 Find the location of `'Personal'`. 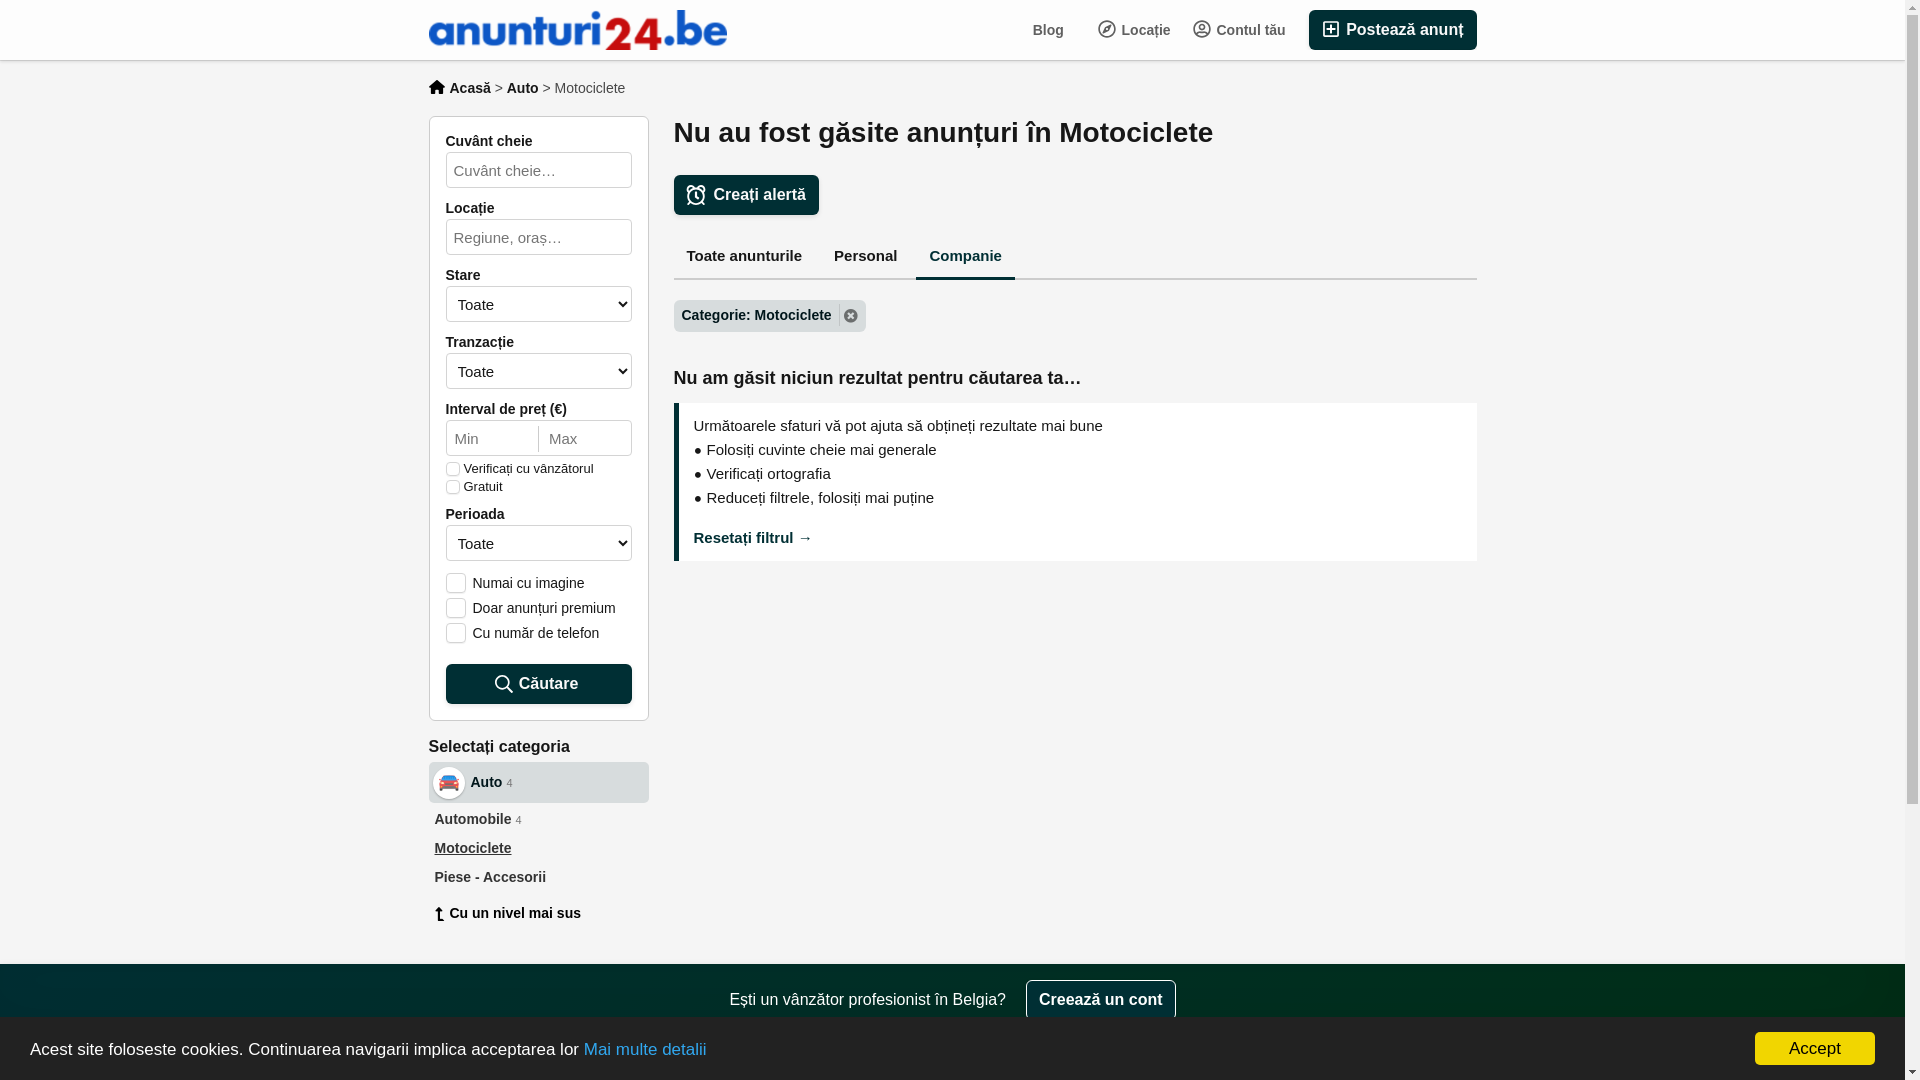

'Personal' is located at coordinates (865, 257).